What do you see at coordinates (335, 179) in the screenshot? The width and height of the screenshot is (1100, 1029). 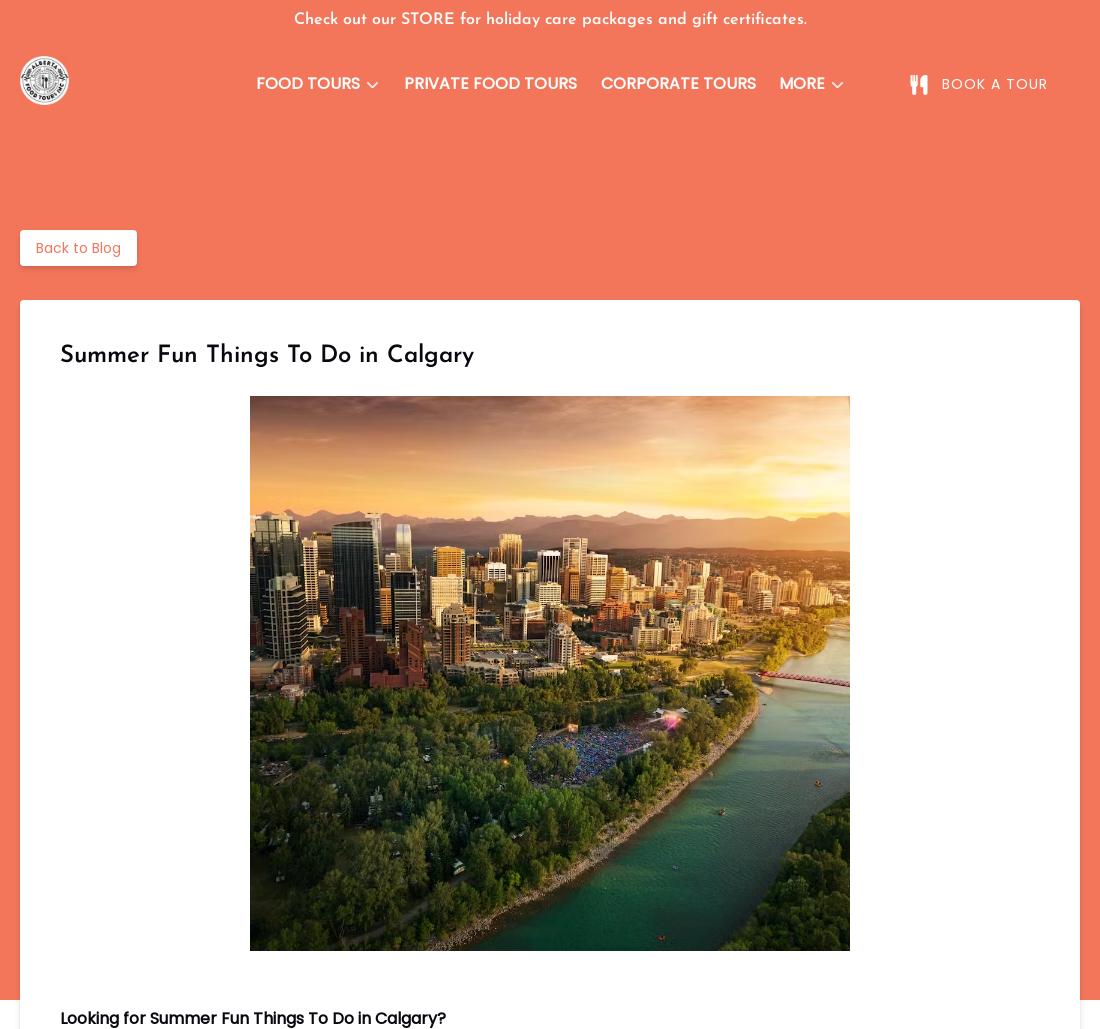 I see `'Banff and Canmore'` at bounding box center [335, 179].